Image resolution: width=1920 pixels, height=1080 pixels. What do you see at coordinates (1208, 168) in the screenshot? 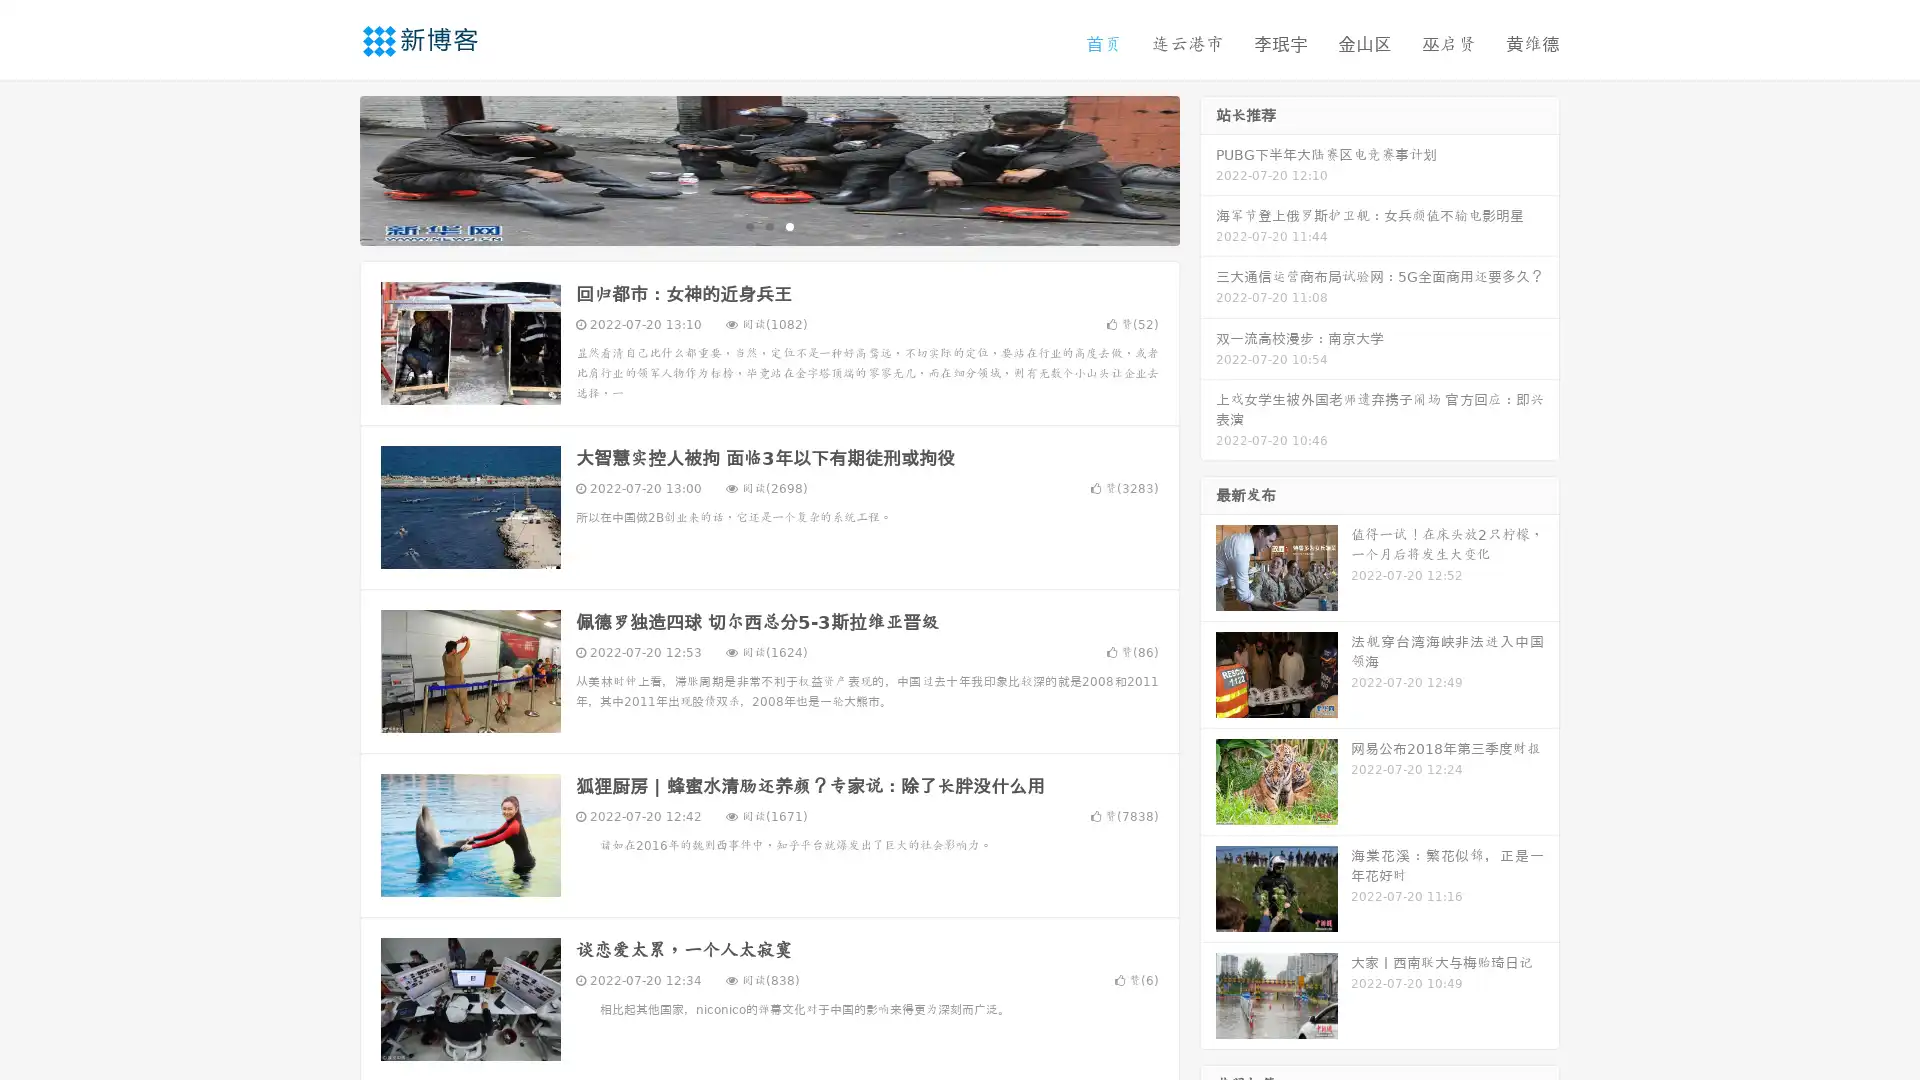
I see `Next slide` at bounding box center [1208, 168].